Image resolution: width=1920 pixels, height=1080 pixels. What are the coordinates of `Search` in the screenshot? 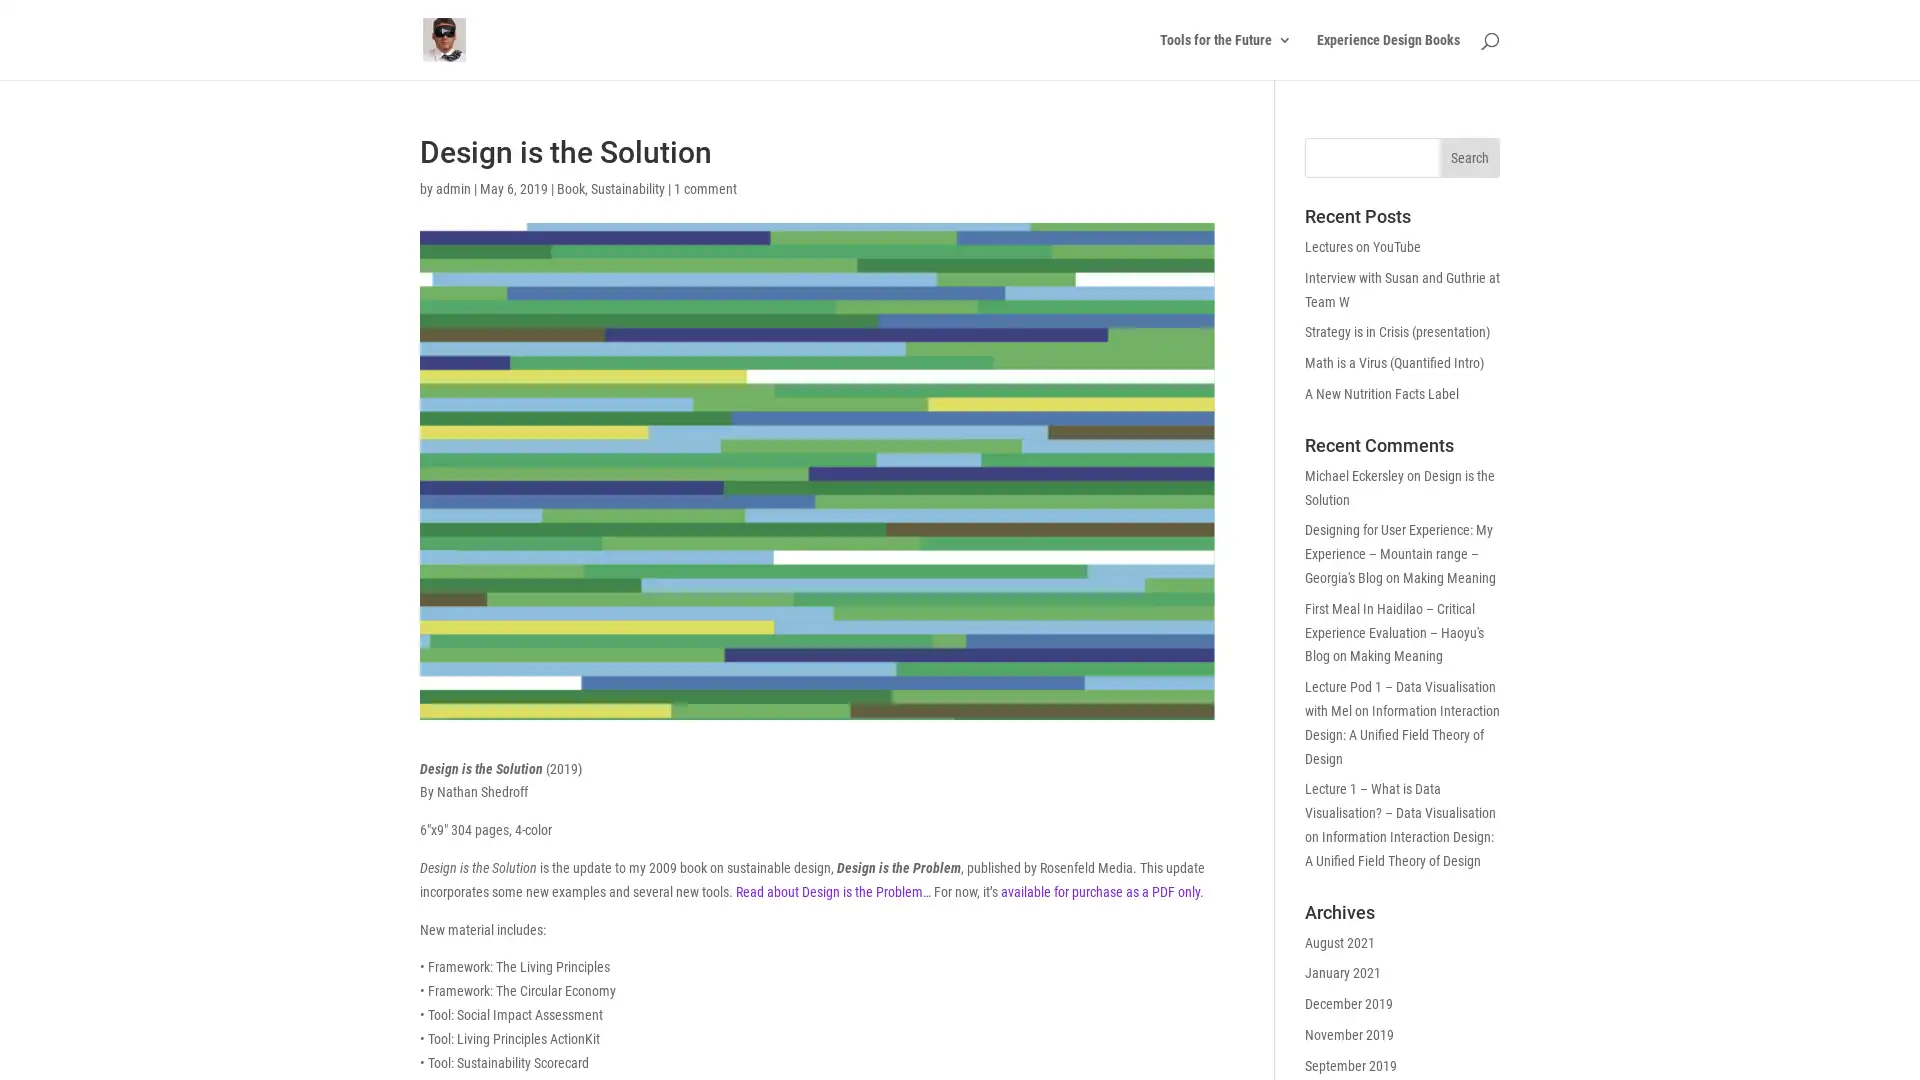 It's located at (1469, 157).